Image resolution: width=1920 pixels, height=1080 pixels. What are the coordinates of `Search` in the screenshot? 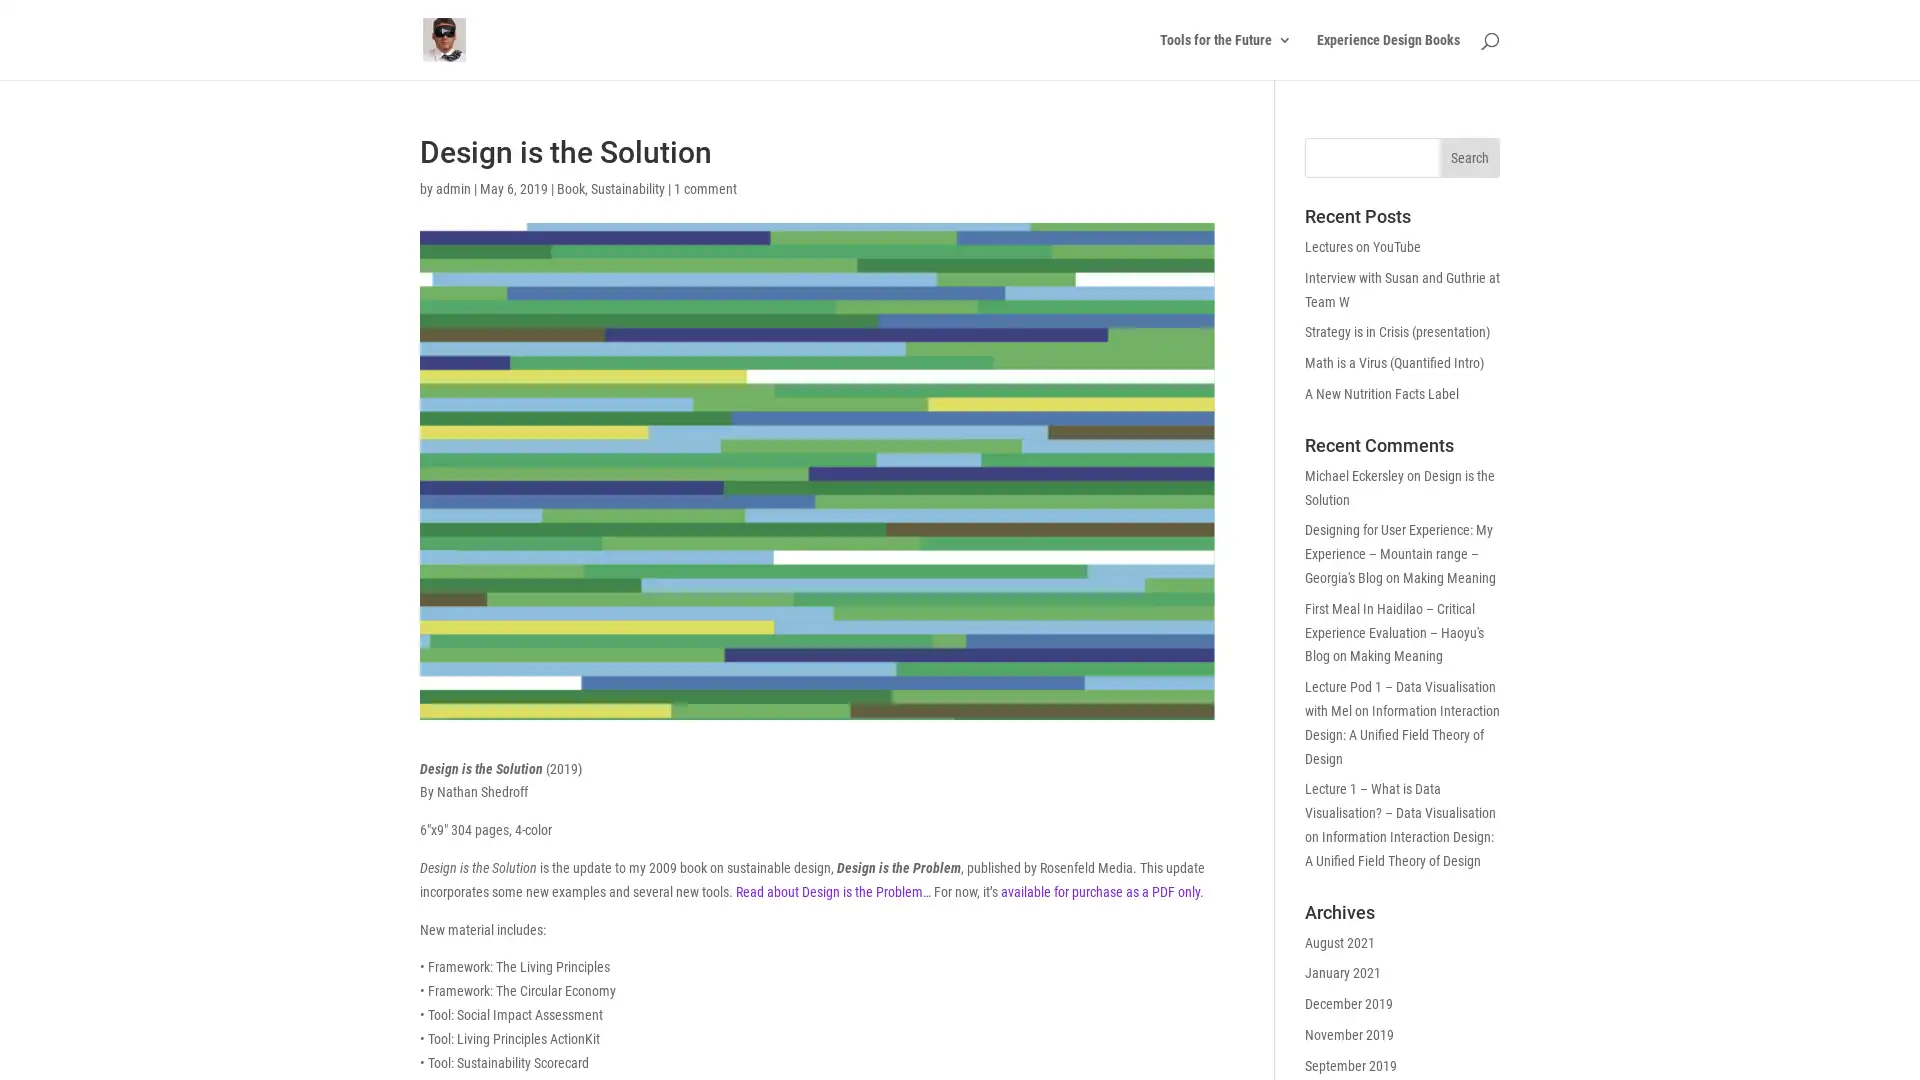 It's located at (1469, 157).